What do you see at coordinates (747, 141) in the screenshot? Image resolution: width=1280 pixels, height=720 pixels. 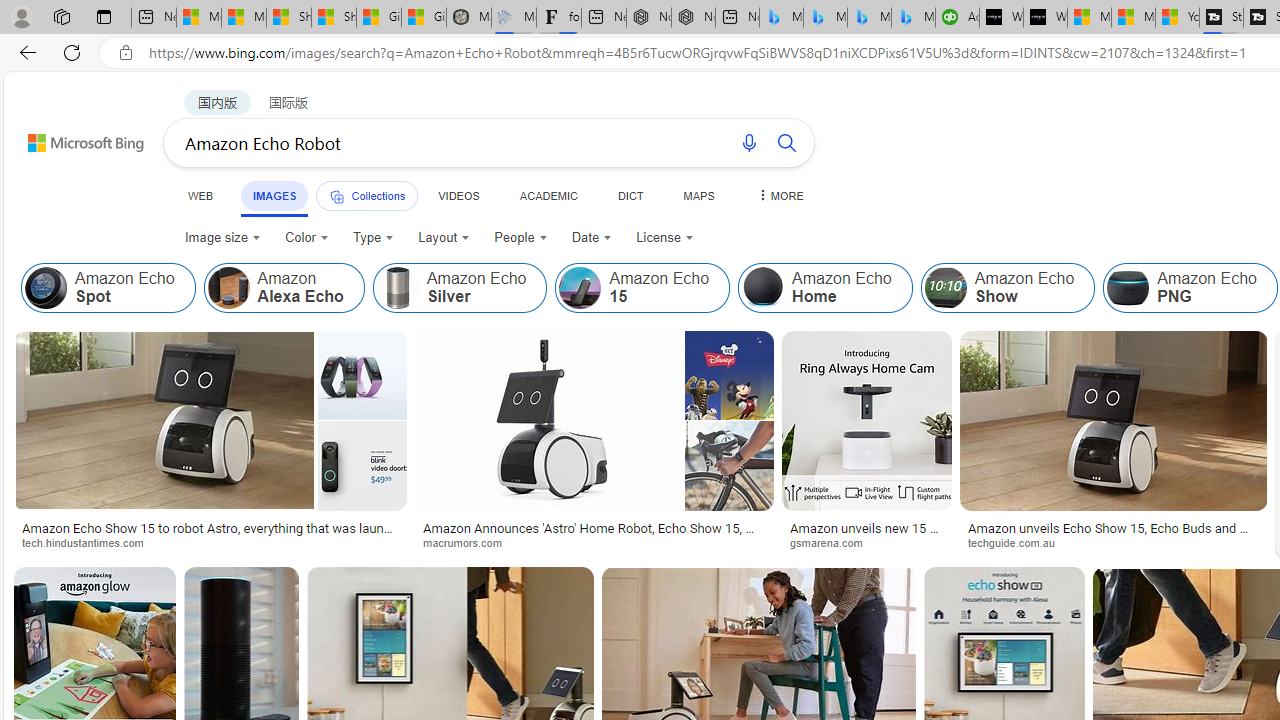 I see `'Search using voice'` at bounding box center [747, 141].